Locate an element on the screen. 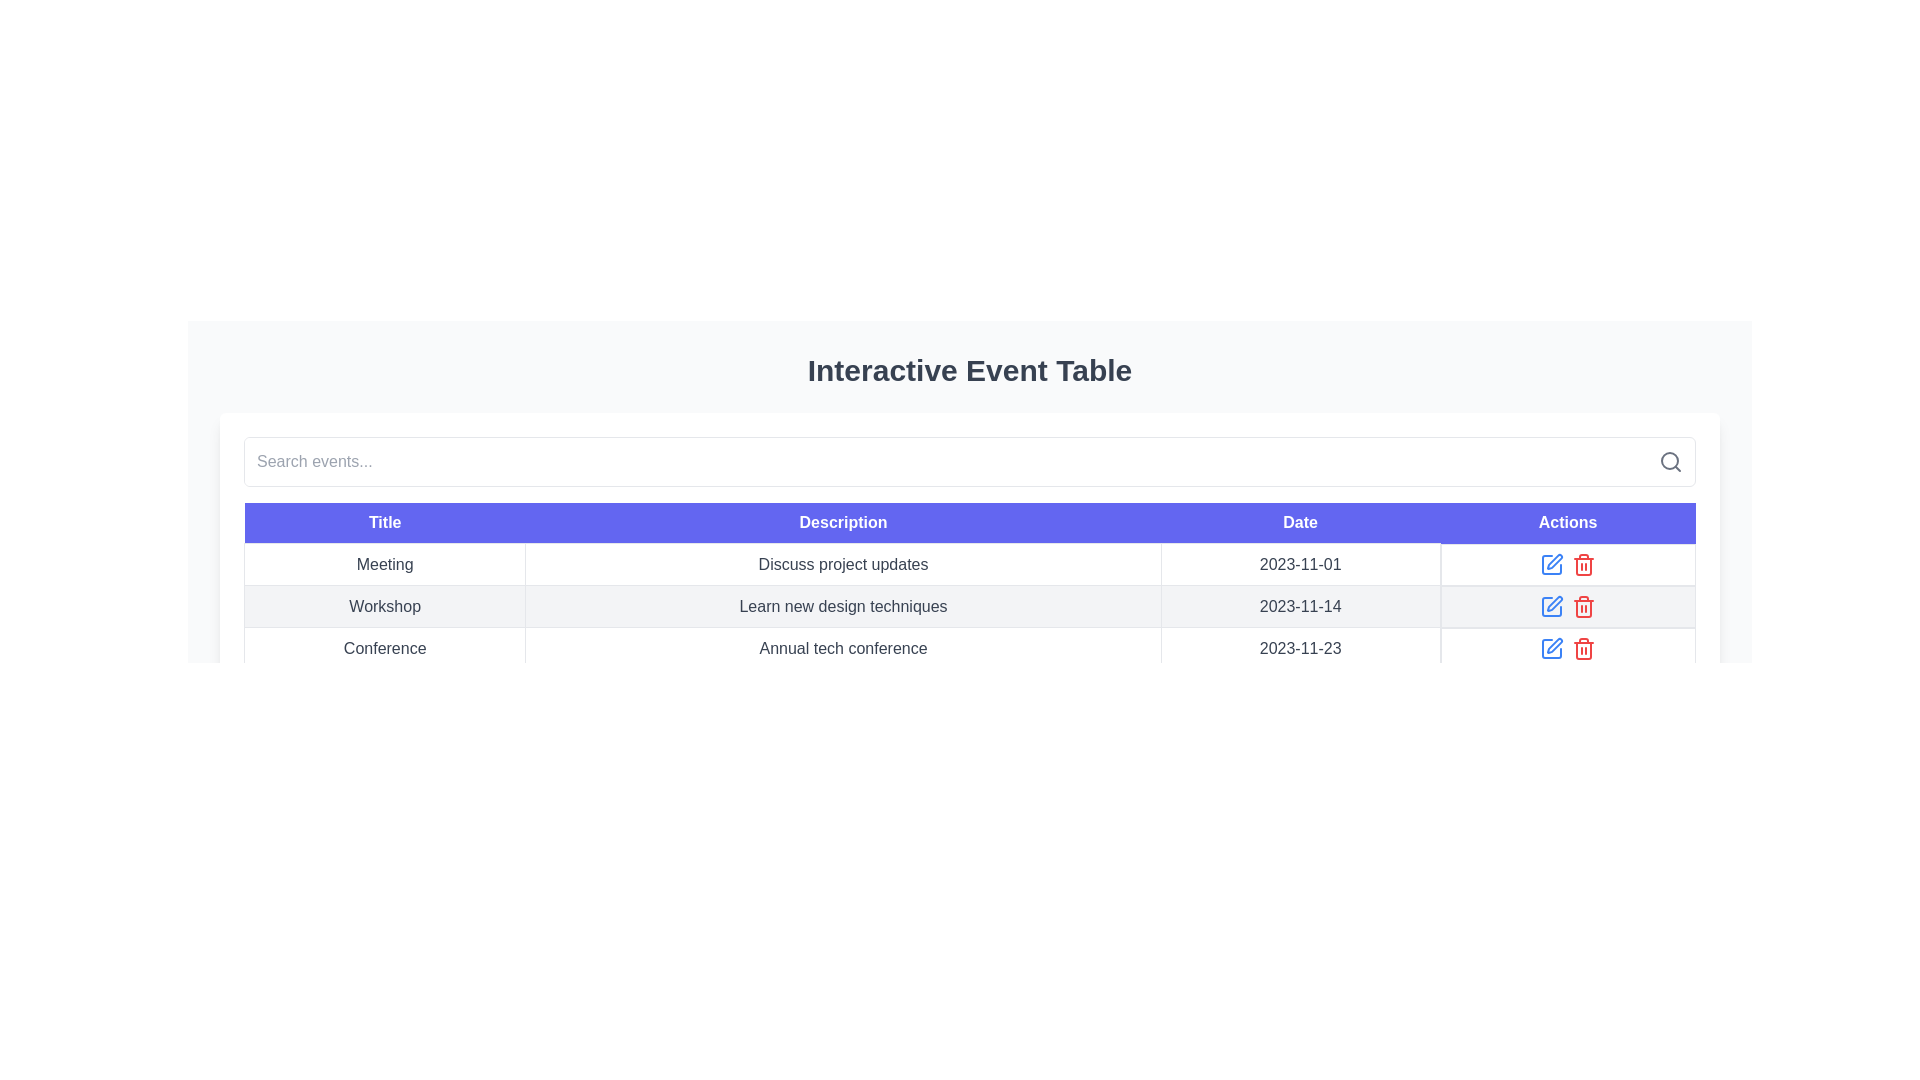  the text label displaying '2023-11-14' in dark gray font, located in the 'Date' column, second row of the table is located at coordinates (1300, 605).